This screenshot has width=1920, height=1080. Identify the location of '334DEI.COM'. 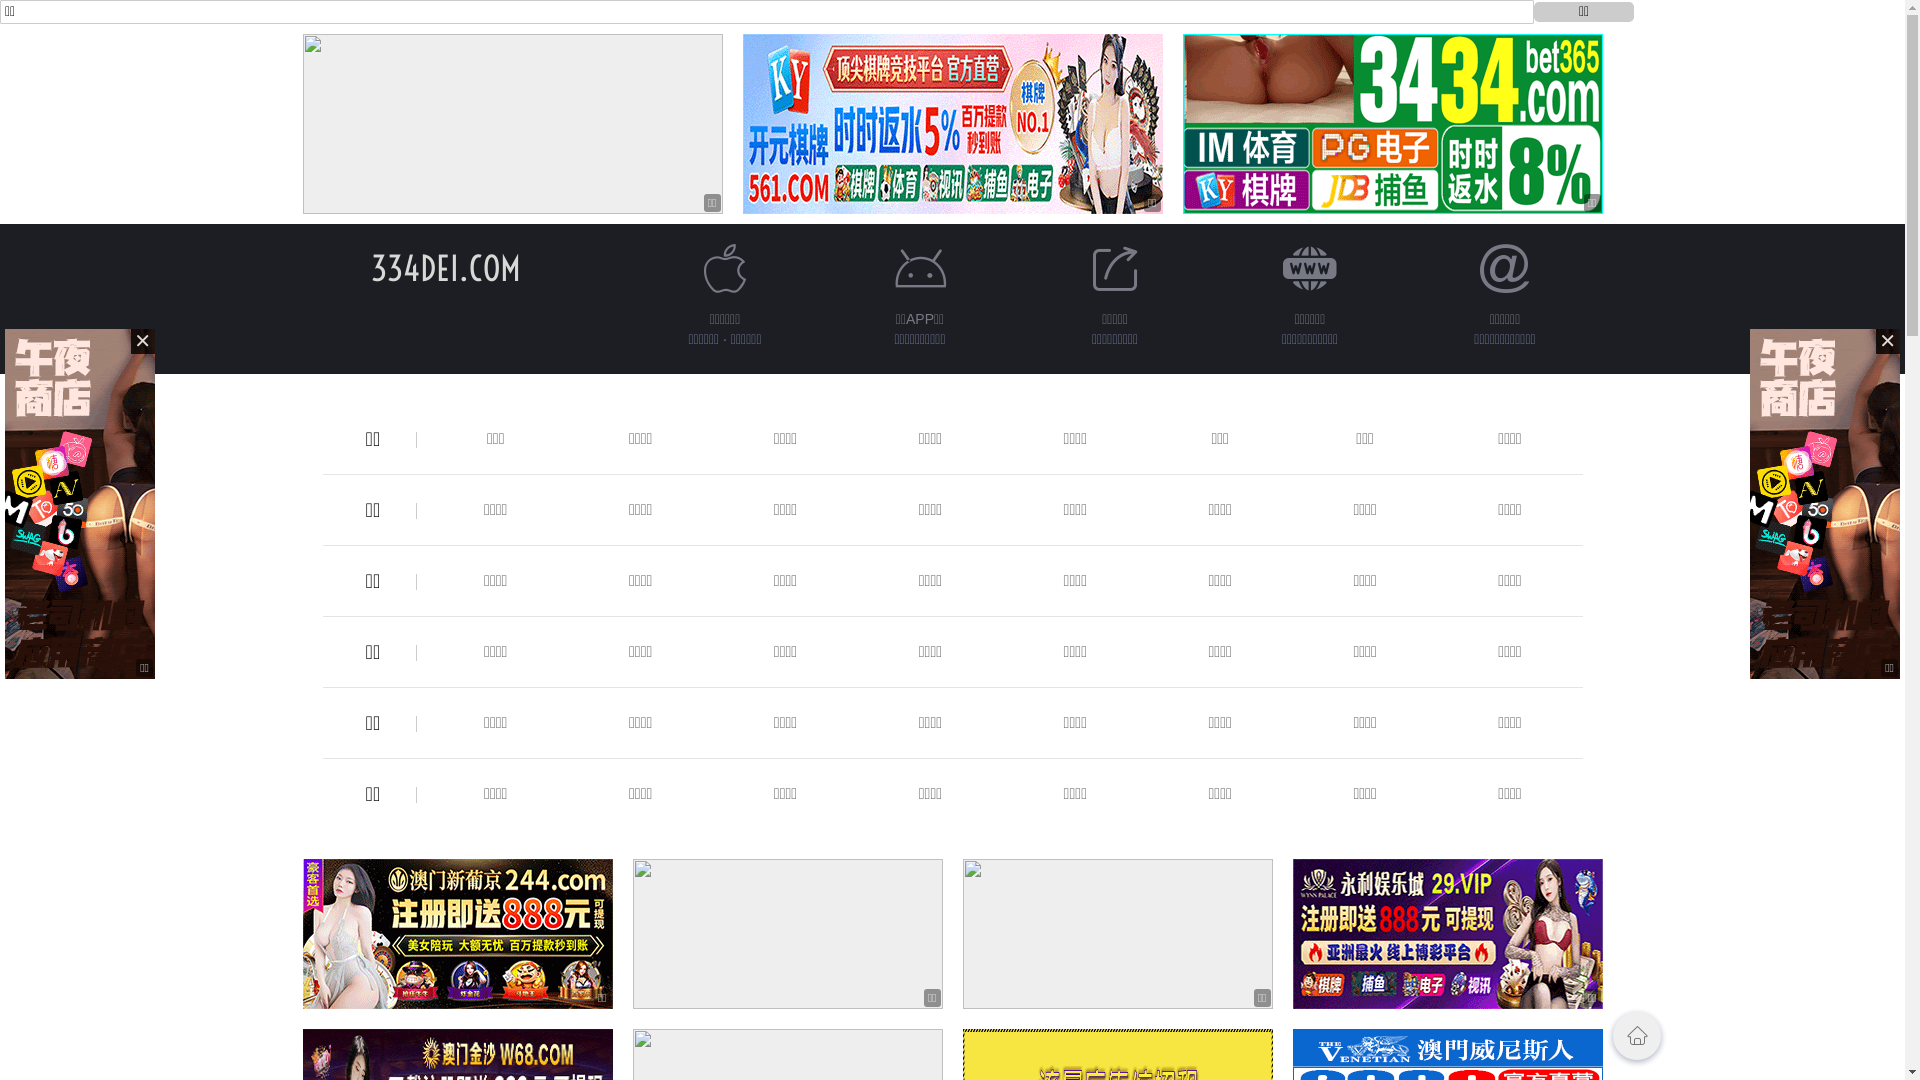
(444, 267).